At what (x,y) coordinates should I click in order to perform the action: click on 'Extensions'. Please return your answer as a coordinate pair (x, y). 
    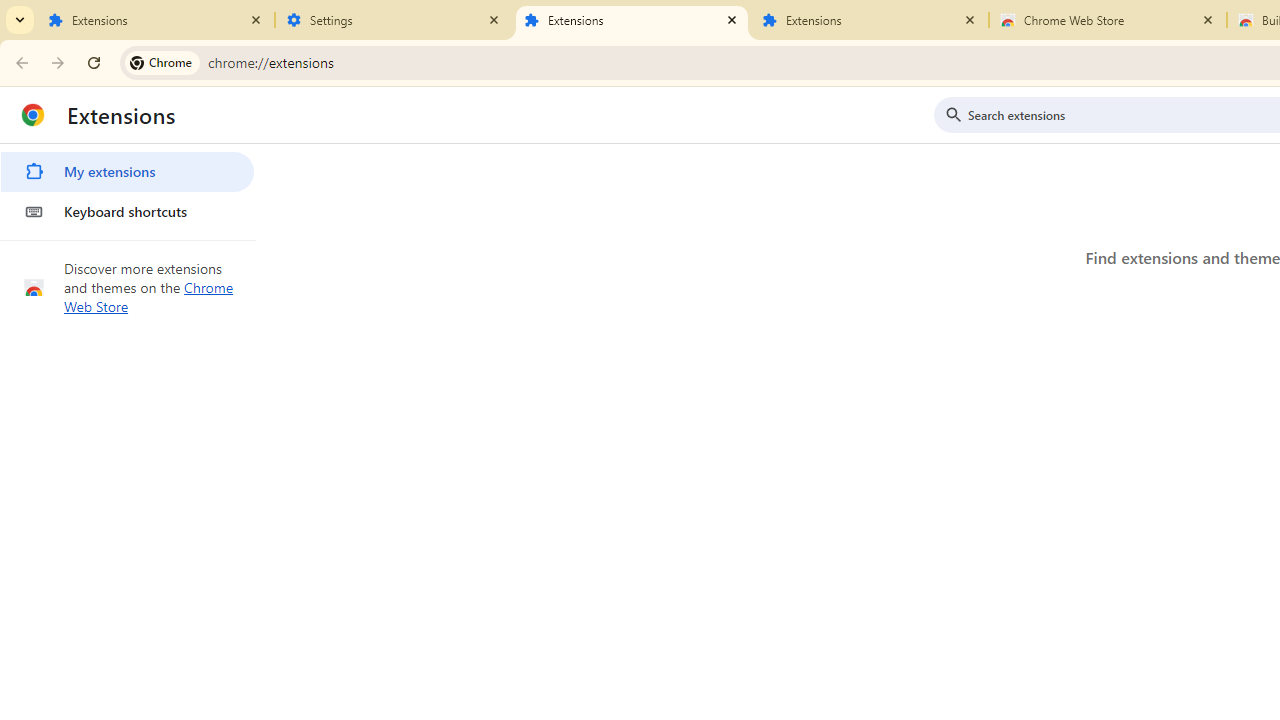
    Looking at the image, I should click on (155, 20).